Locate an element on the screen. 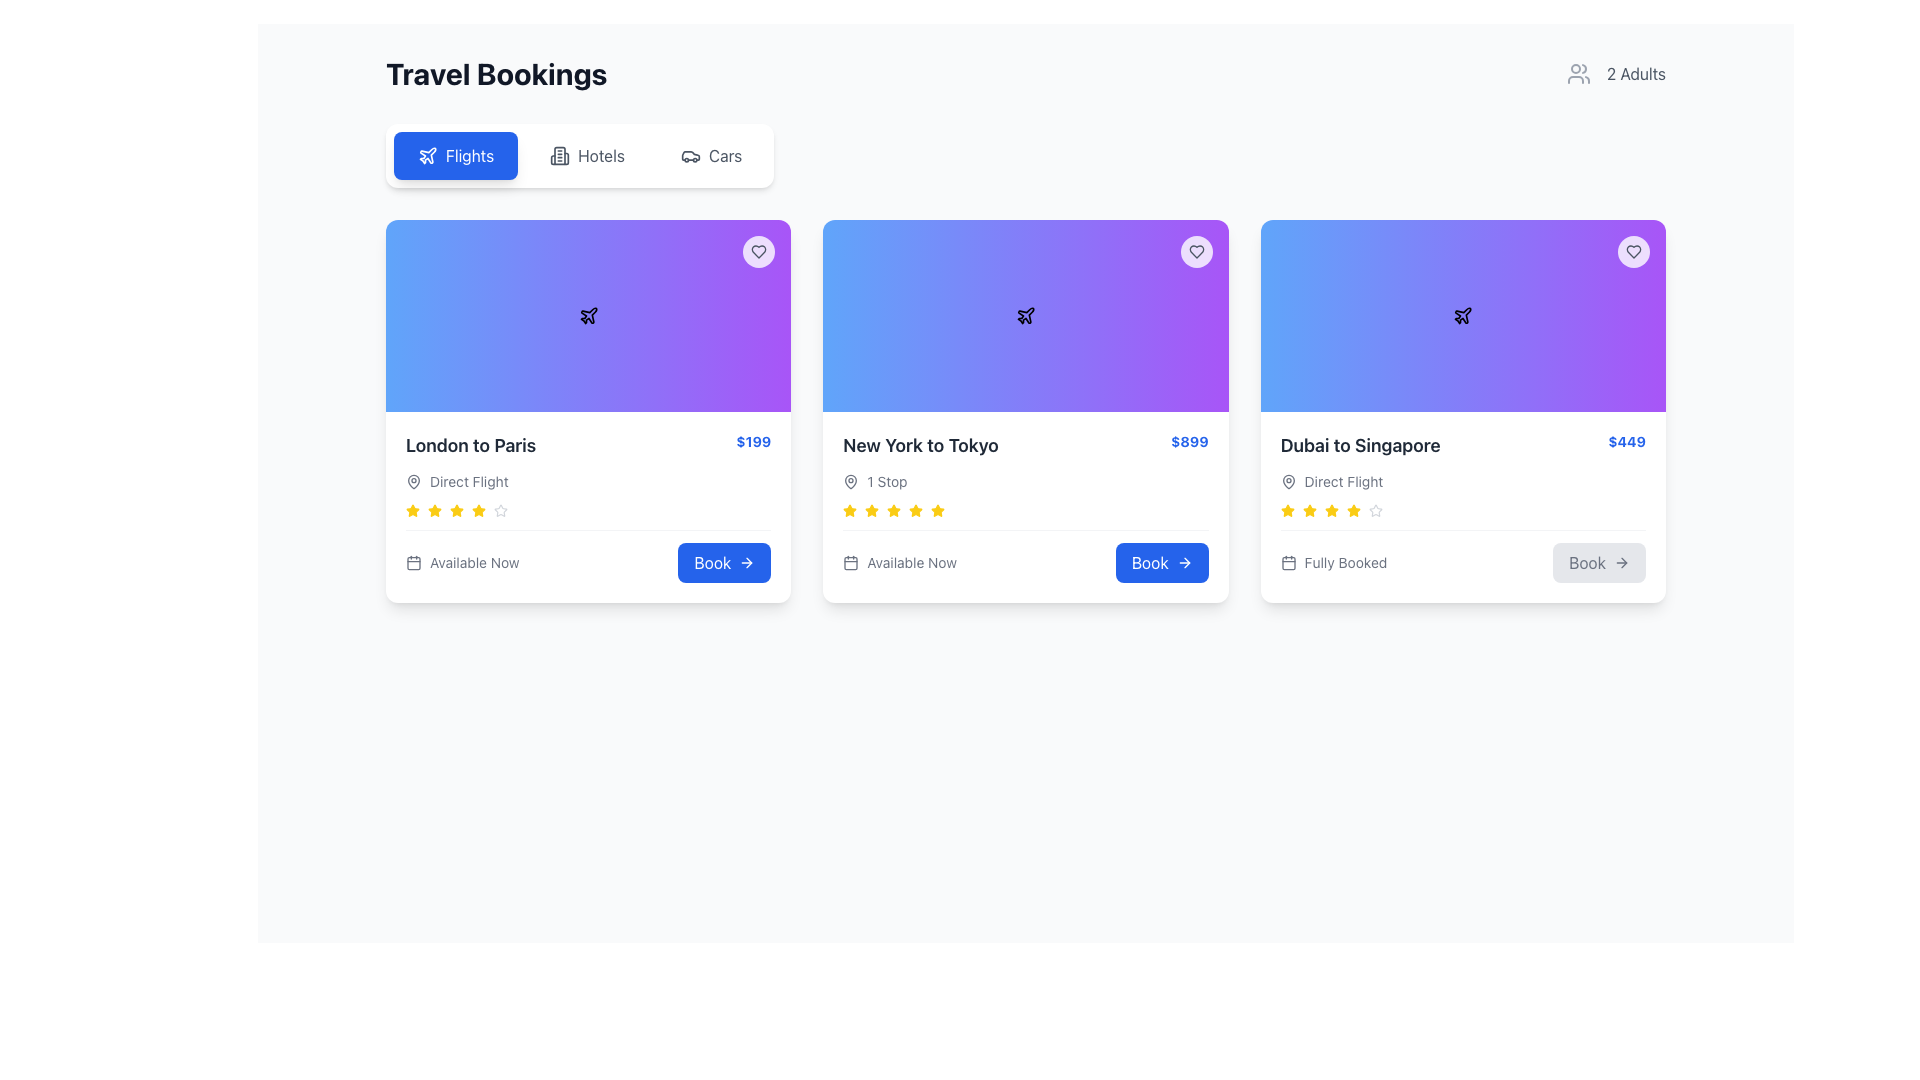 The height and width of the screenshot is (1080, 1920). the calendar icon located to the left of the text 'Available Now' in the lower section of the 'New York to Tokyo' card is located at coordinates (851, 563).